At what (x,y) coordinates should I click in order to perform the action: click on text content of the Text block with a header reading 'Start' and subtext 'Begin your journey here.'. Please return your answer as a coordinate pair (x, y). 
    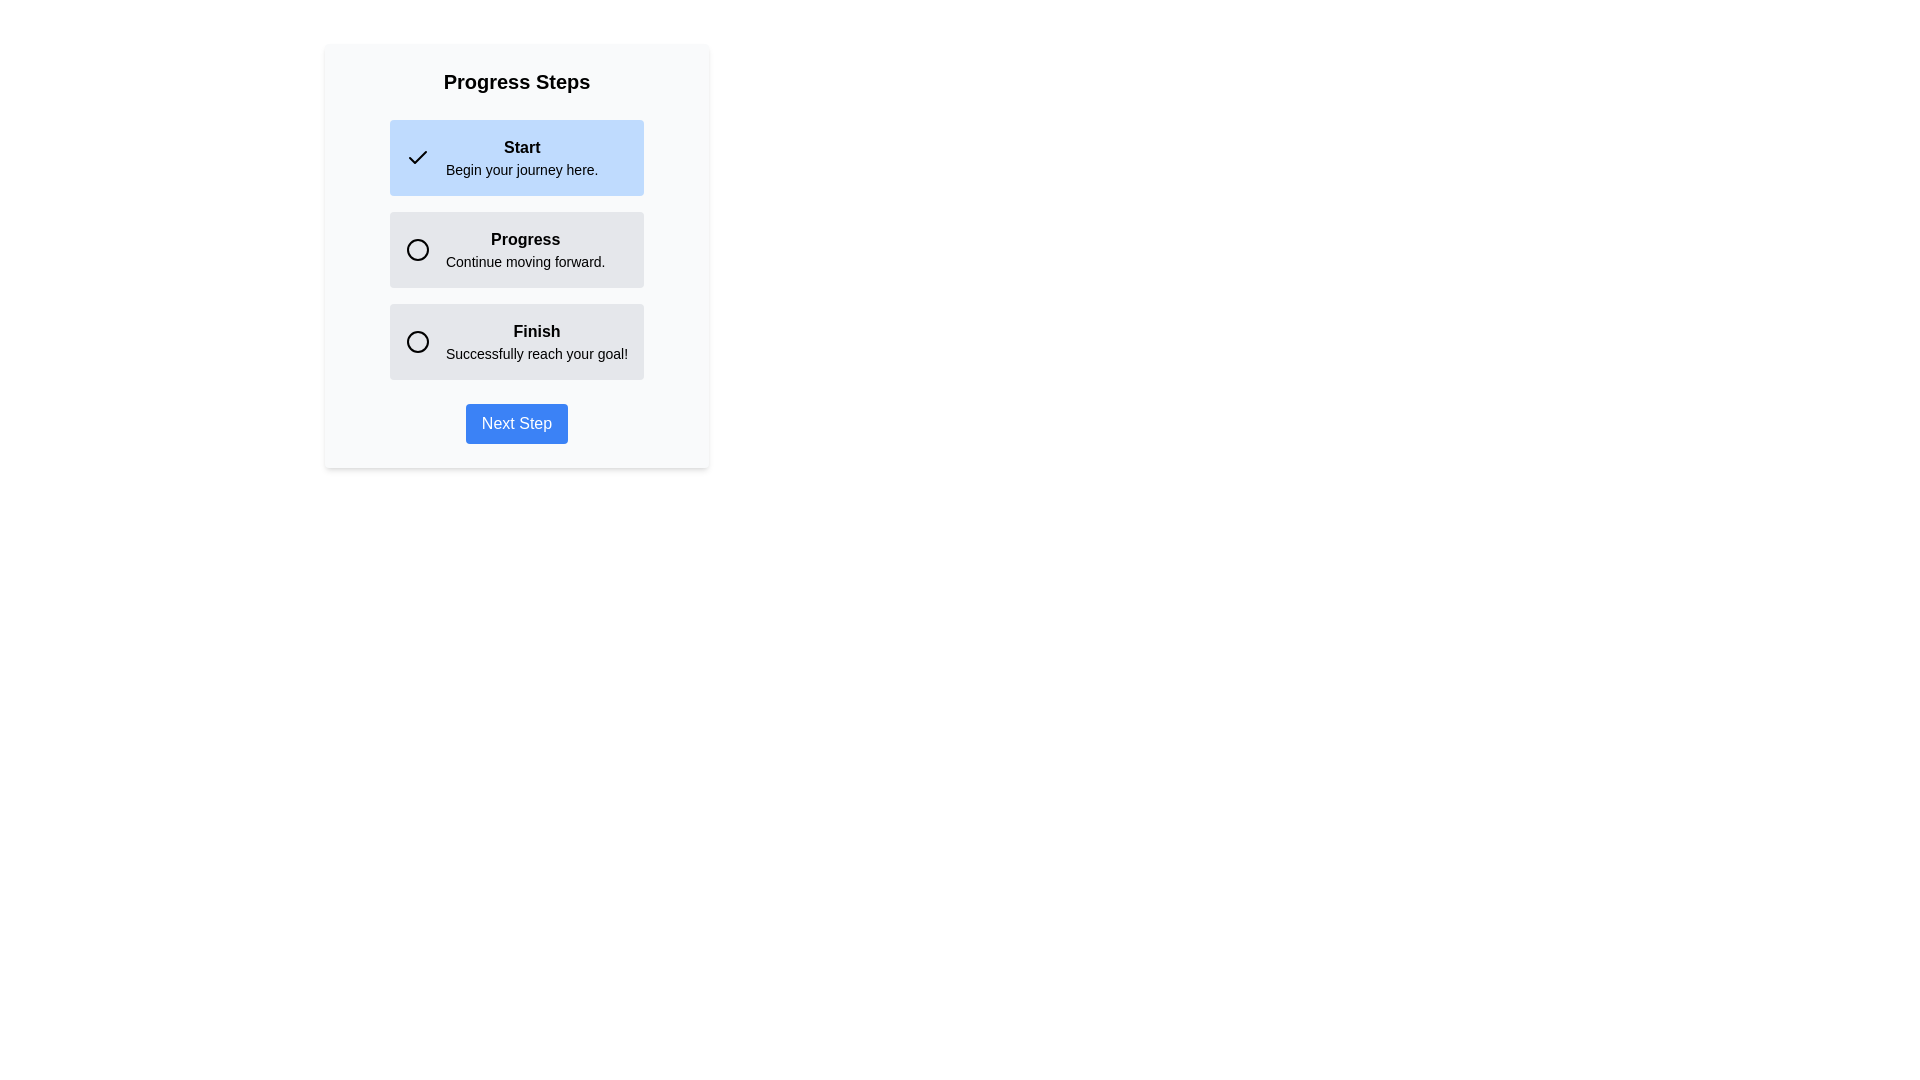
    Looking at the image, I should click on (522, 157).